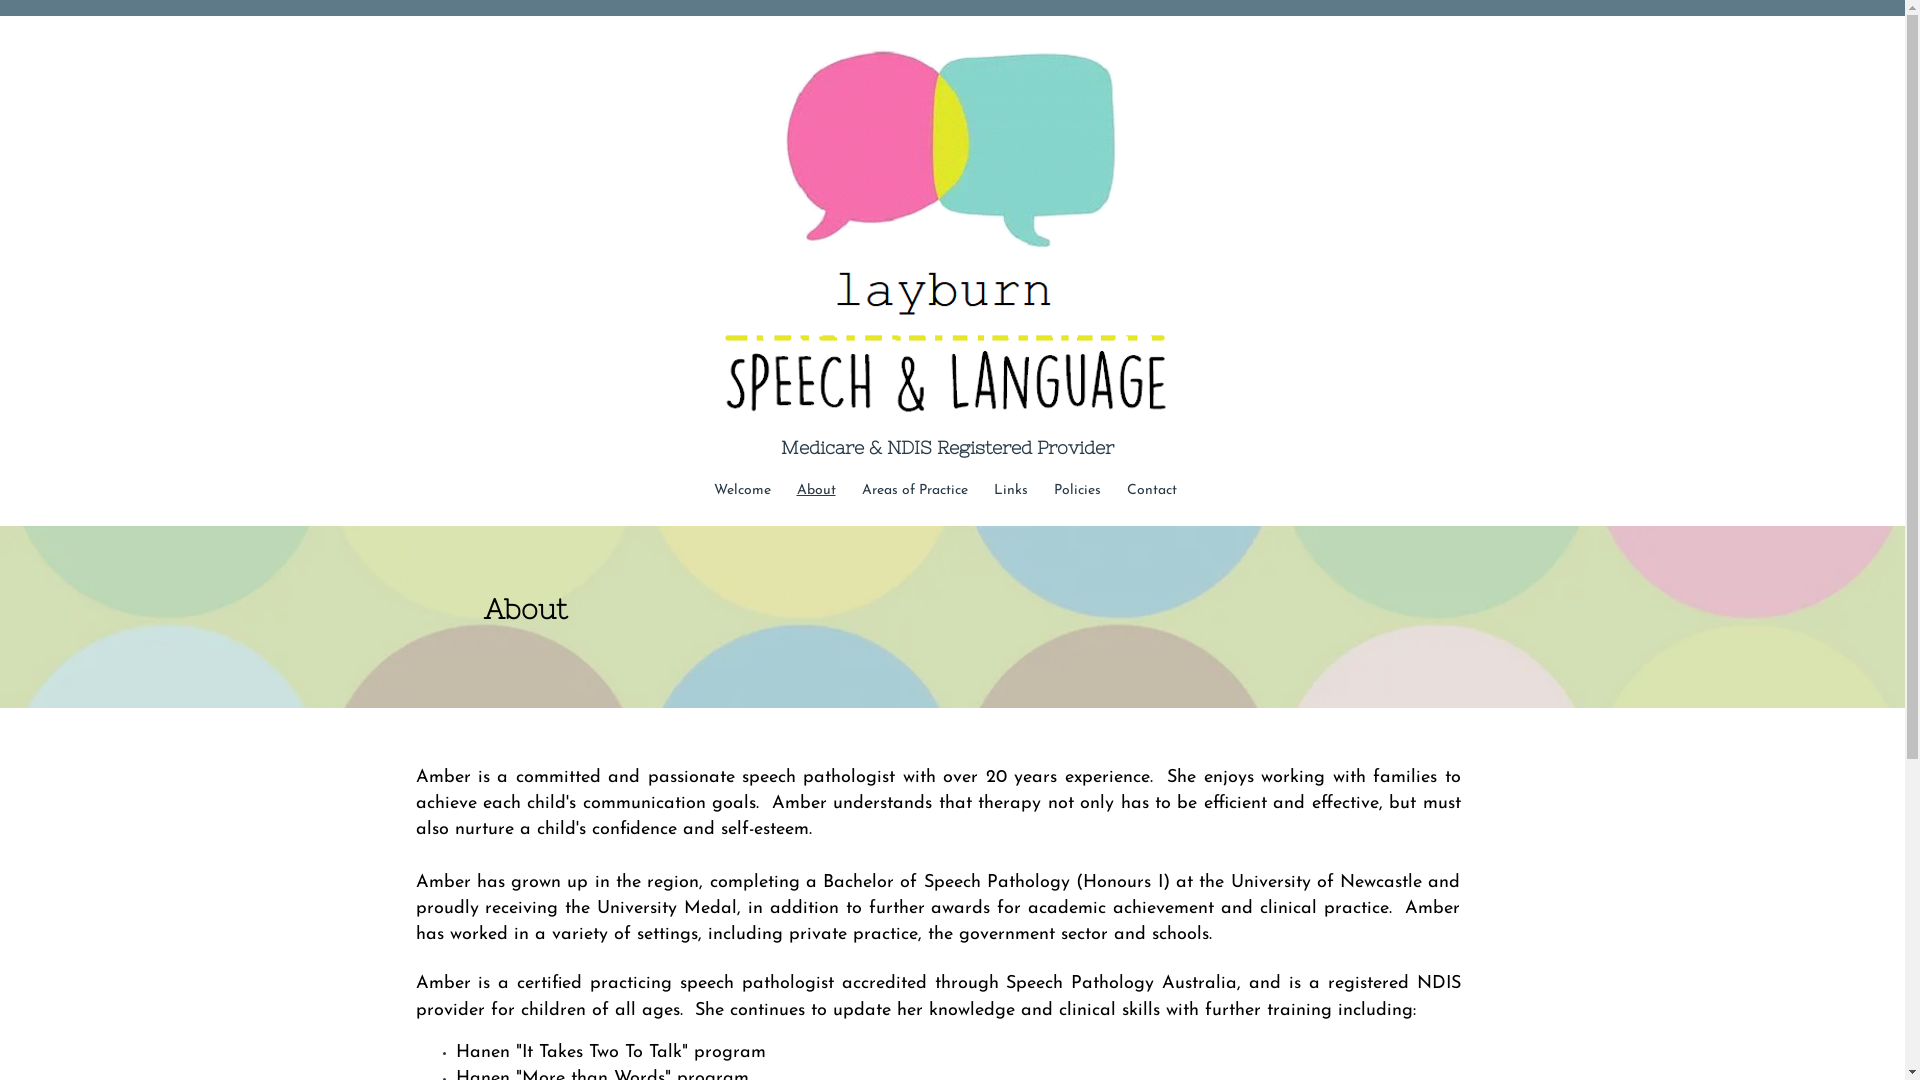  Describe the element at coordinates (1152, 490) in the screenshot. I see `'Contact'` at that location.